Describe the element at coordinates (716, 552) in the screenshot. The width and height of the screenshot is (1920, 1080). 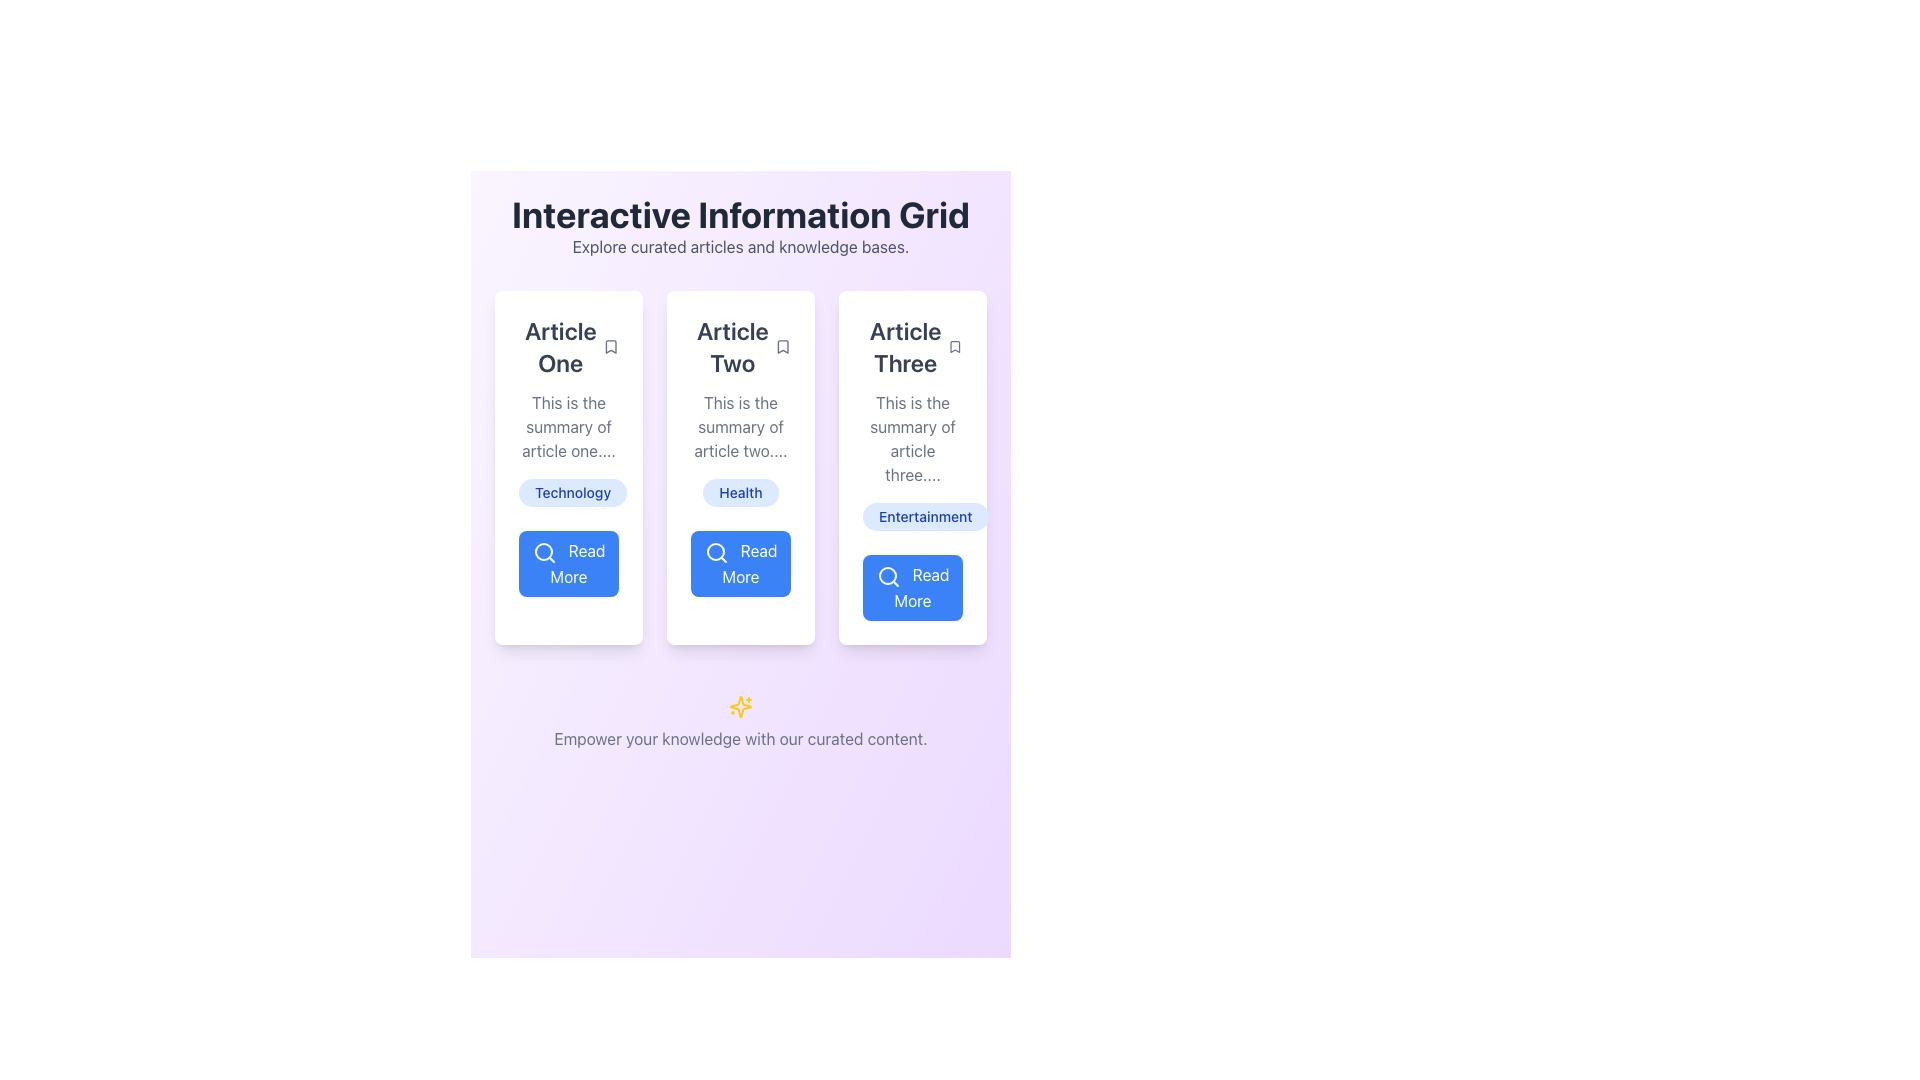
I see `the decorative icon component within the 'Read More' button located under the 'Article Two' section to interact with the button` at that location.